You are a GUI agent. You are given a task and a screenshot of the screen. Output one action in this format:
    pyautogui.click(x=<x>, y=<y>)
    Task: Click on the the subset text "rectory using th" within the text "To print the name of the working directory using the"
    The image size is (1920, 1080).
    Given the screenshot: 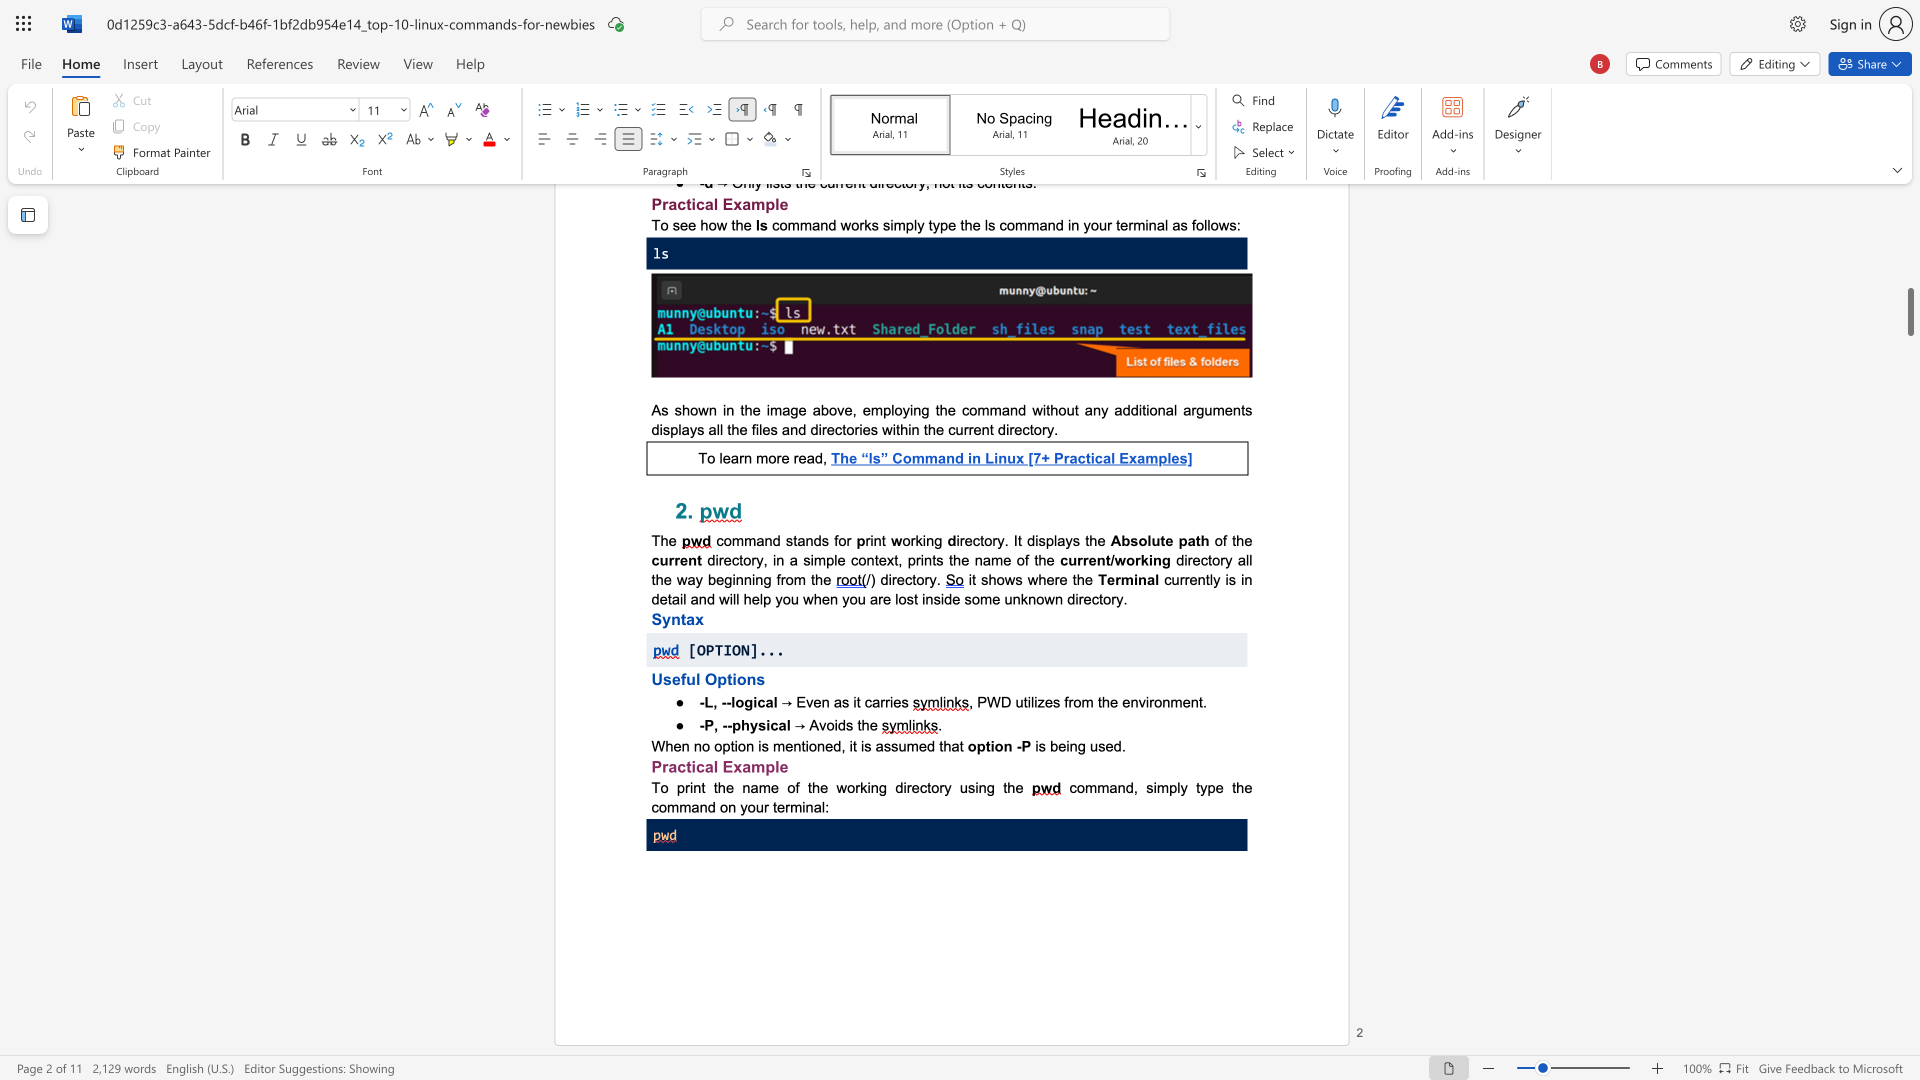 What is the action you would take?
    pyautogui.click(x=905, y=786)
    